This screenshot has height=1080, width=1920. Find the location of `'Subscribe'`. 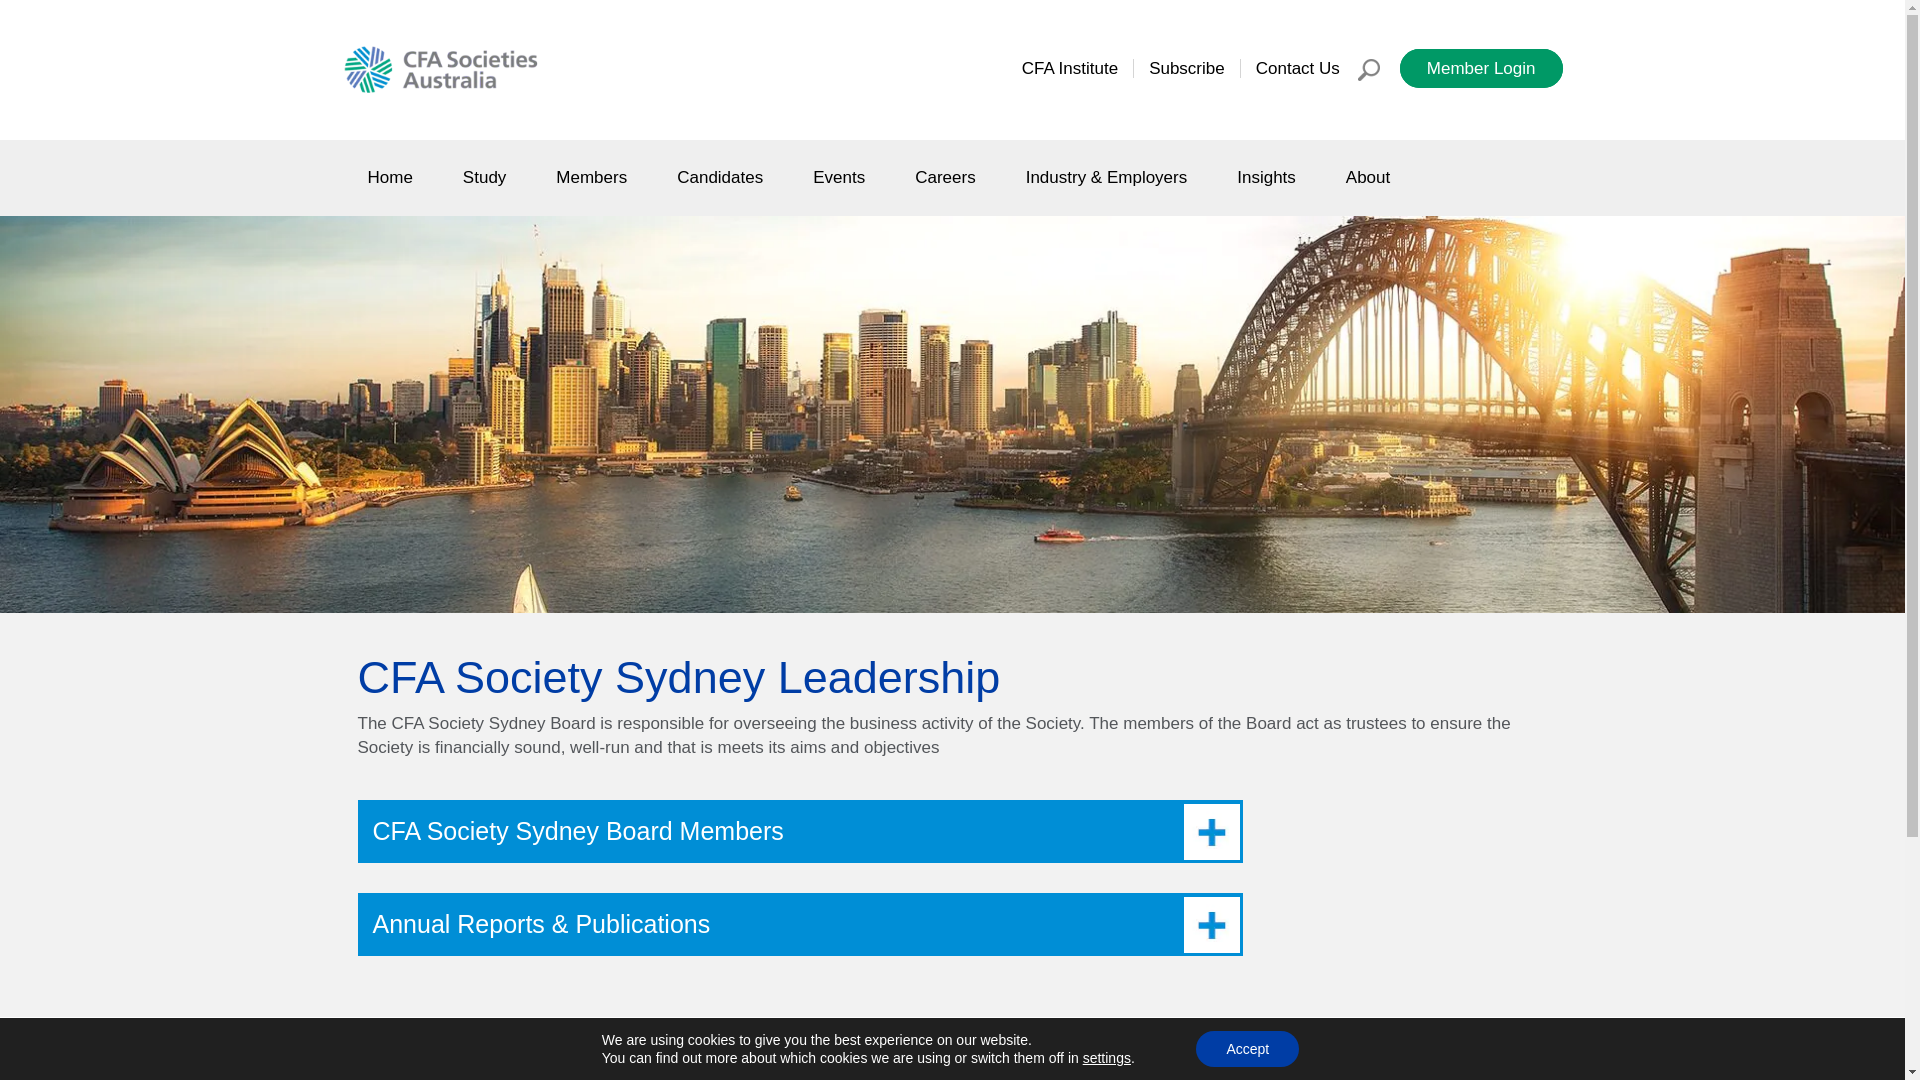

'Subscribe' is located at coordinates (1186, 67).